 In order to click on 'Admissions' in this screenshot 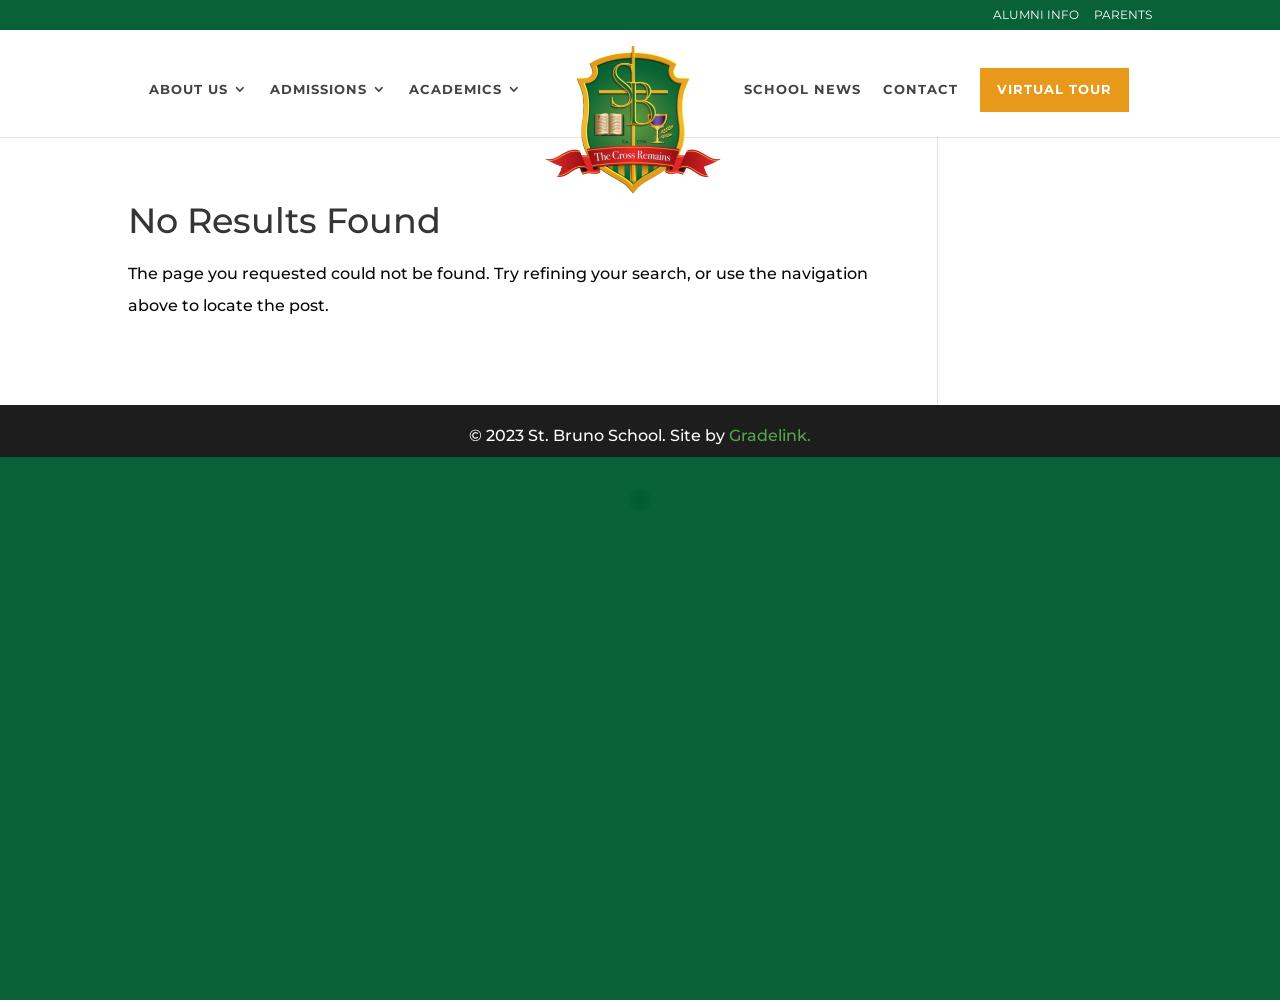, I will do `click(317, 88)`.